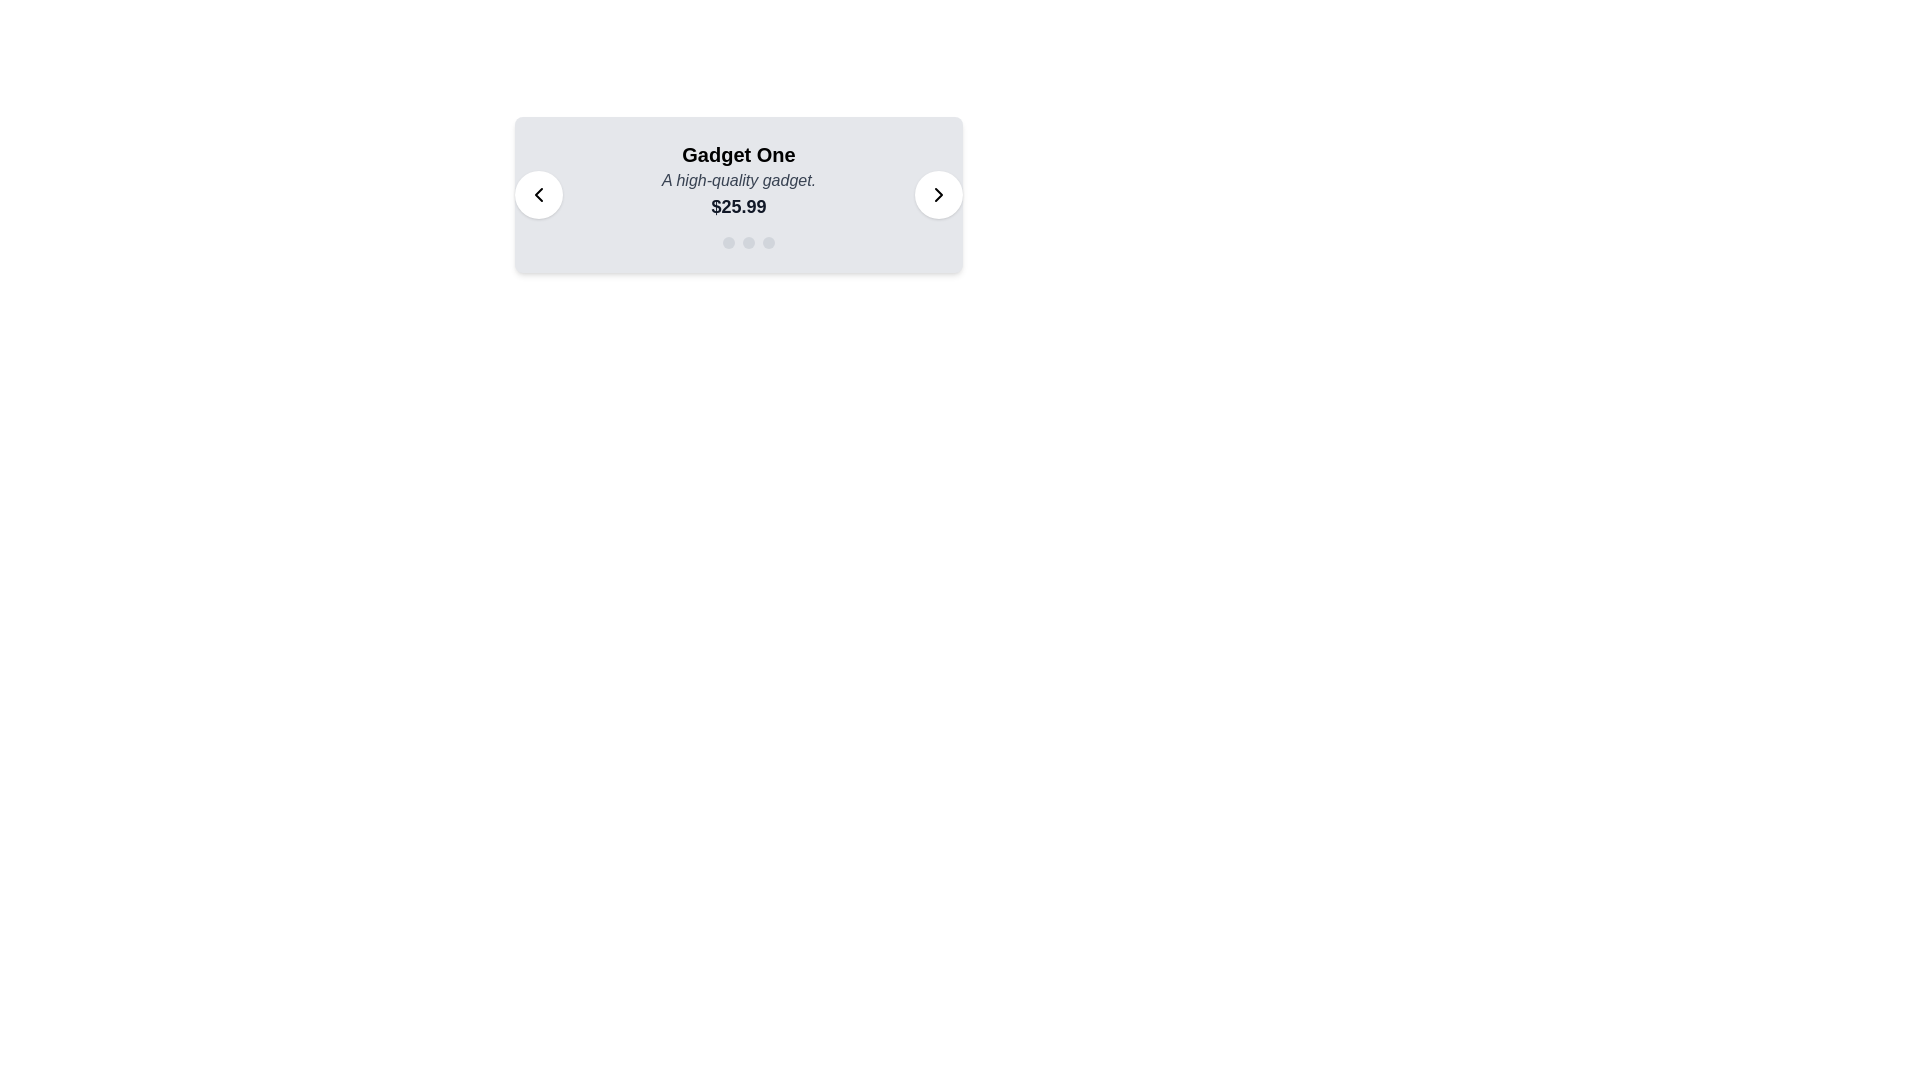 This screenshot has width=1920, height=1080. What do you see at coordinates (738, 181) in the screenshot?
I see `information displayed in the text block that shows the product name 'Gadget One', description 'A high-quality gadget.', and price '$25.99'` at bounding box center [738, 181].